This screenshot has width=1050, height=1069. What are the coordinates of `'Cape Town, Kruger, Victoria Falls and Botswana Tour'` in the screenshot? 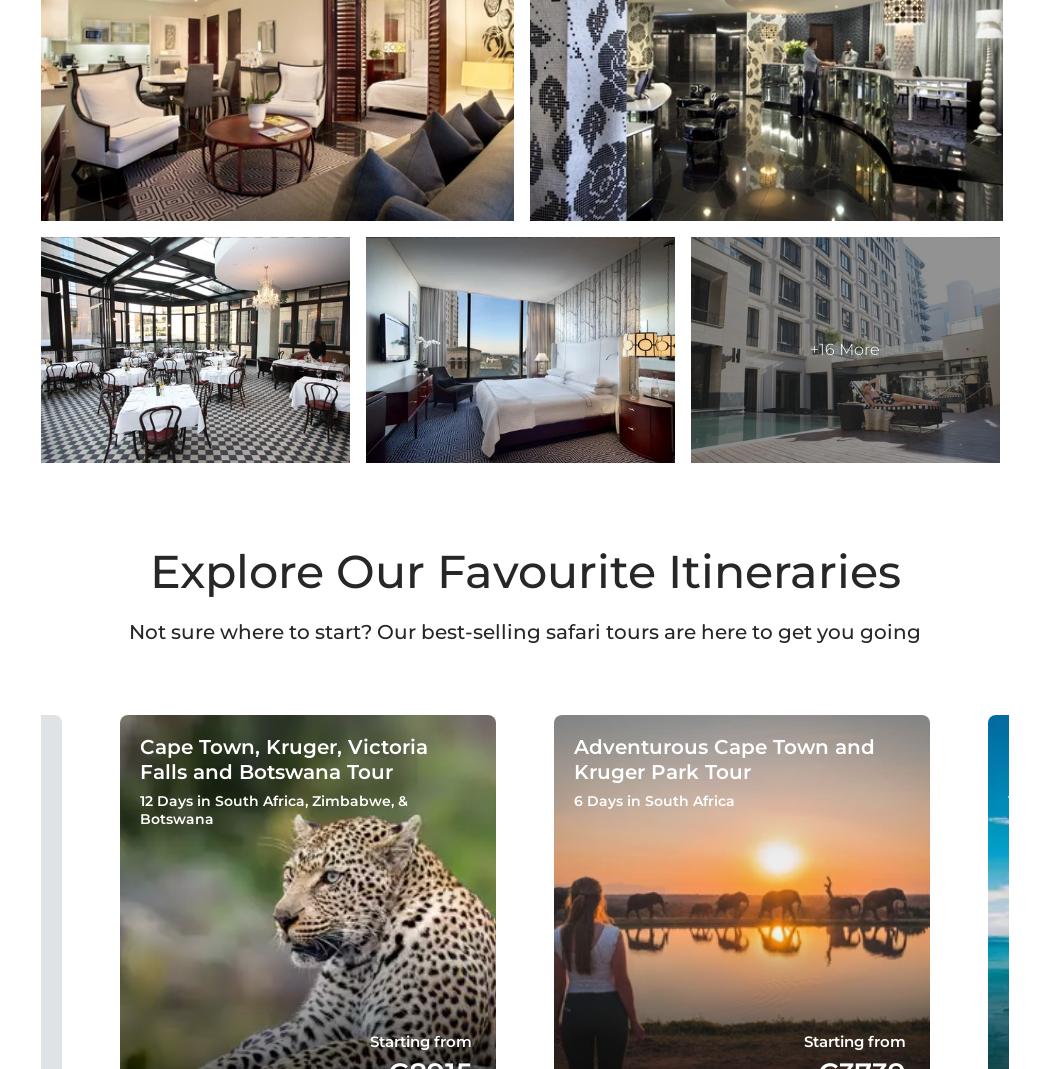 It's located at (138, 758).